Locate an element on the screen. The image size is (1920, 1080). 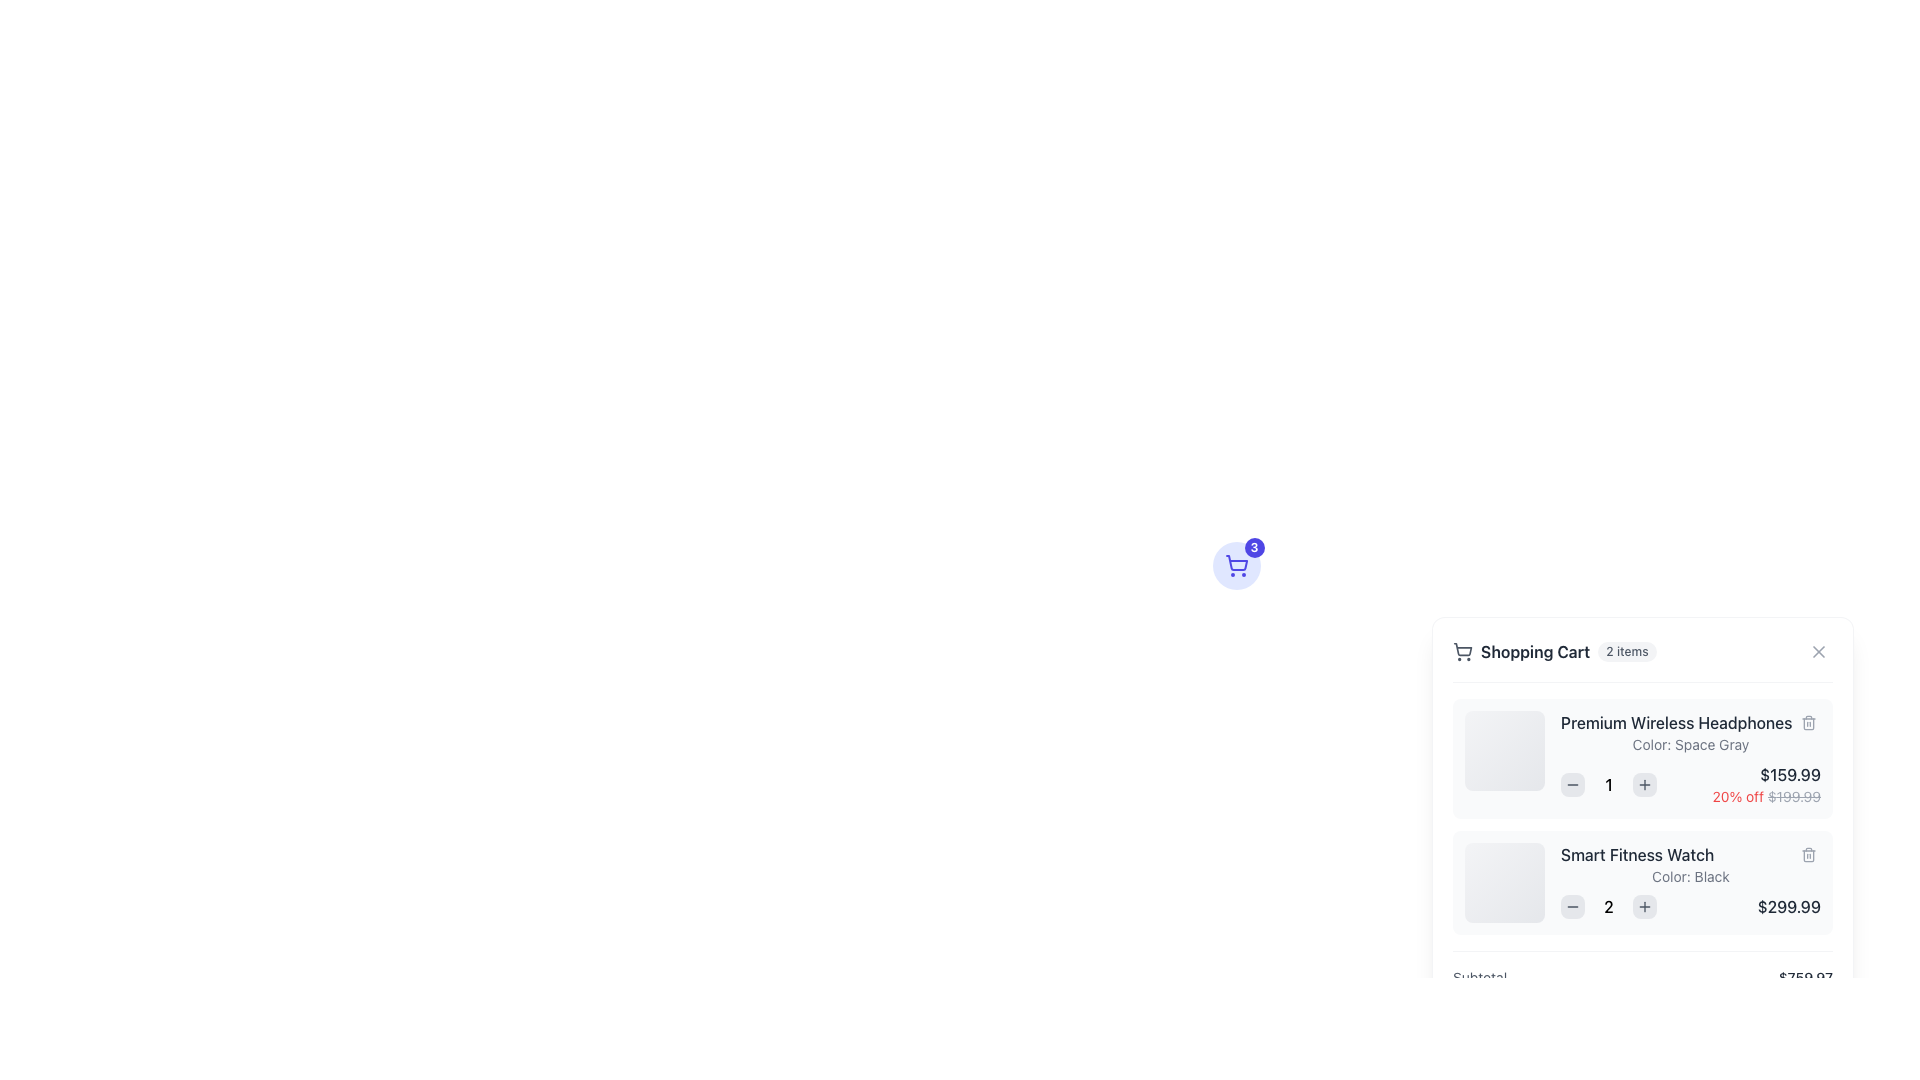
the trash bin icon button, which is a small square-shaped icon with a light gray background and dark gray trash bin graphic, located to the right of the item title 'Premium Wireless Headphones' in the shopping cart interface is located at coordinates (1809, 722).